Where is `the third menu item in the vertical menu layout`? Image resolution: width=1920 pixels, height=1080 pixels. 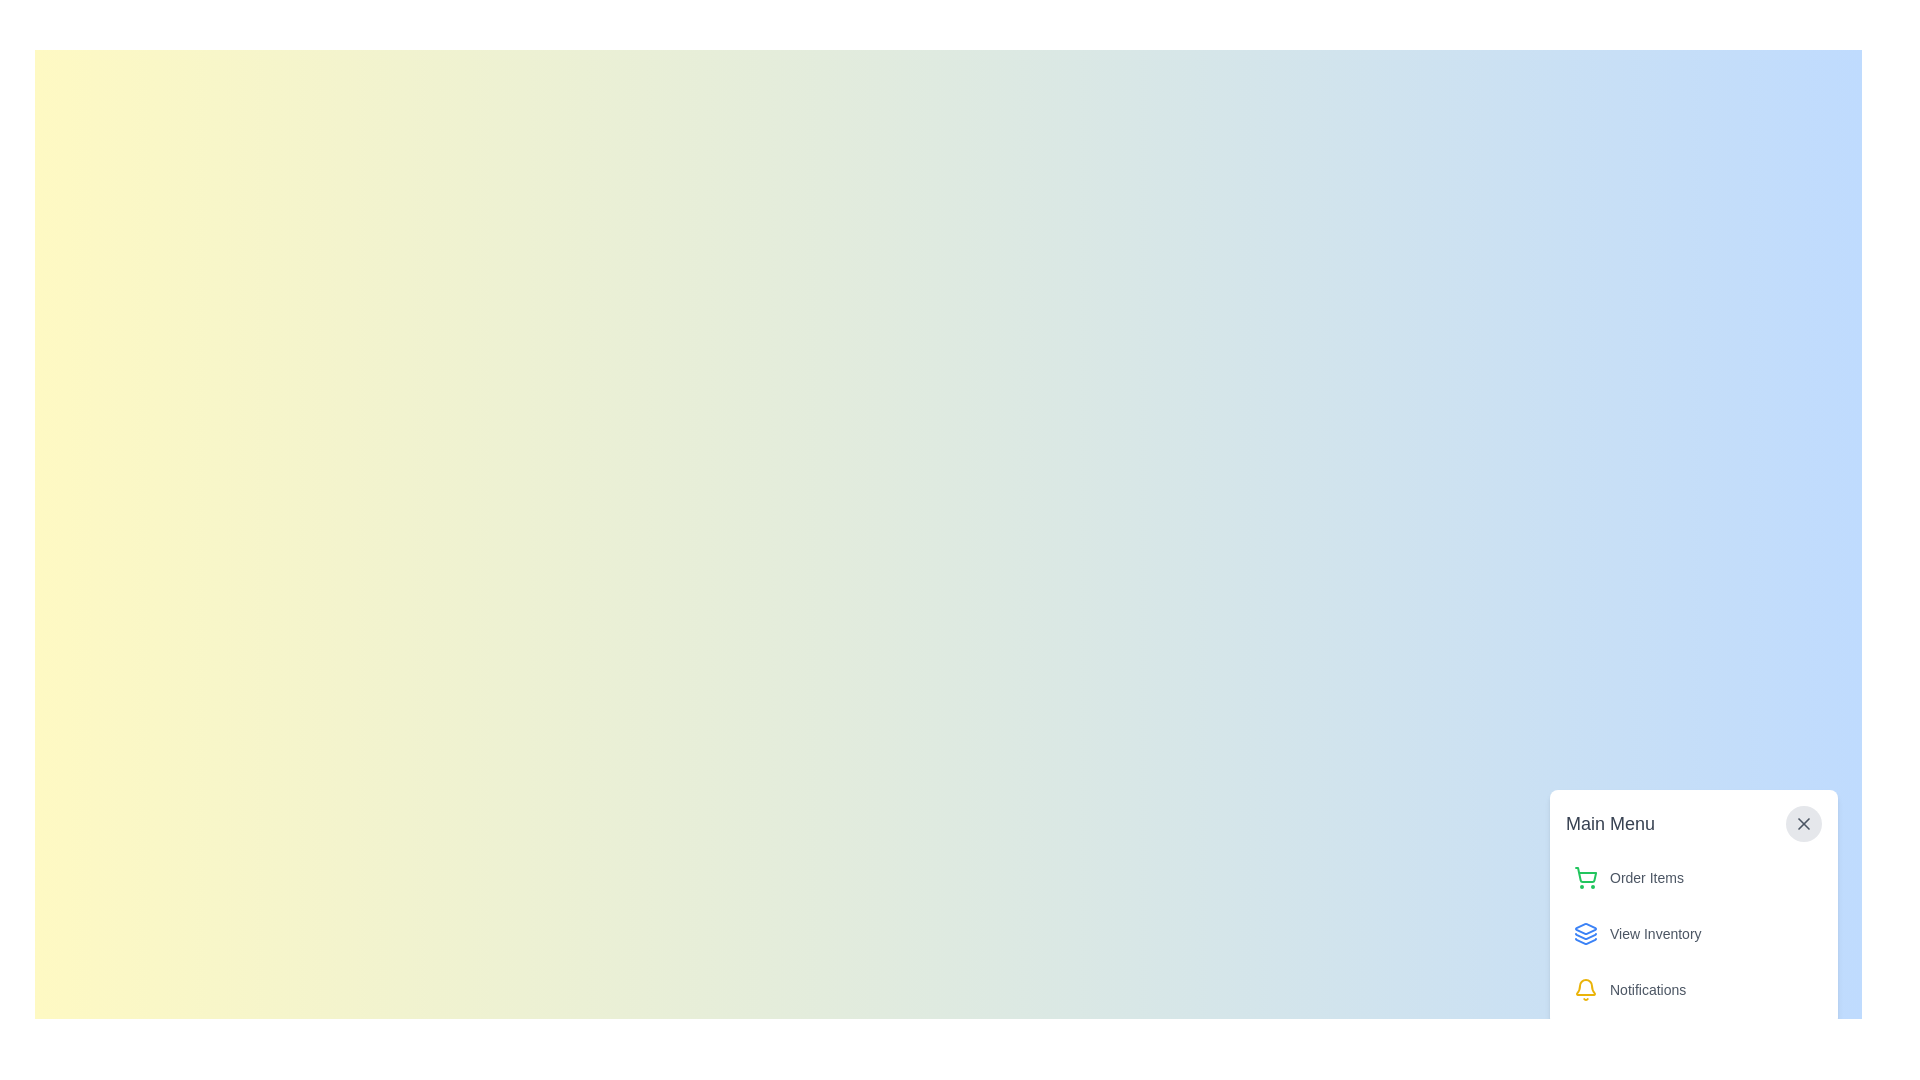
the third menu item in the vertical menu layout is located at coordinates (1693, 990).